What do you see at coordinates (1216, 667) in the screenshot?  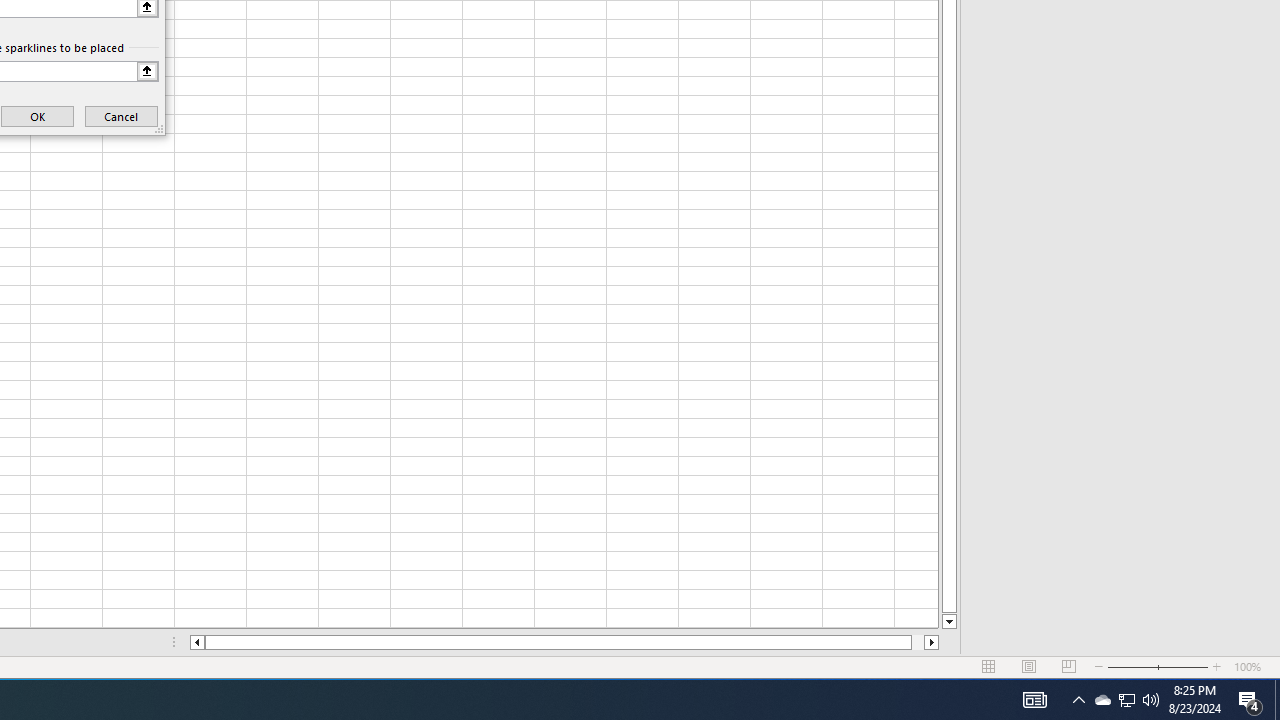 I see `'Zoom In'` at bounding box center [1216, 667].